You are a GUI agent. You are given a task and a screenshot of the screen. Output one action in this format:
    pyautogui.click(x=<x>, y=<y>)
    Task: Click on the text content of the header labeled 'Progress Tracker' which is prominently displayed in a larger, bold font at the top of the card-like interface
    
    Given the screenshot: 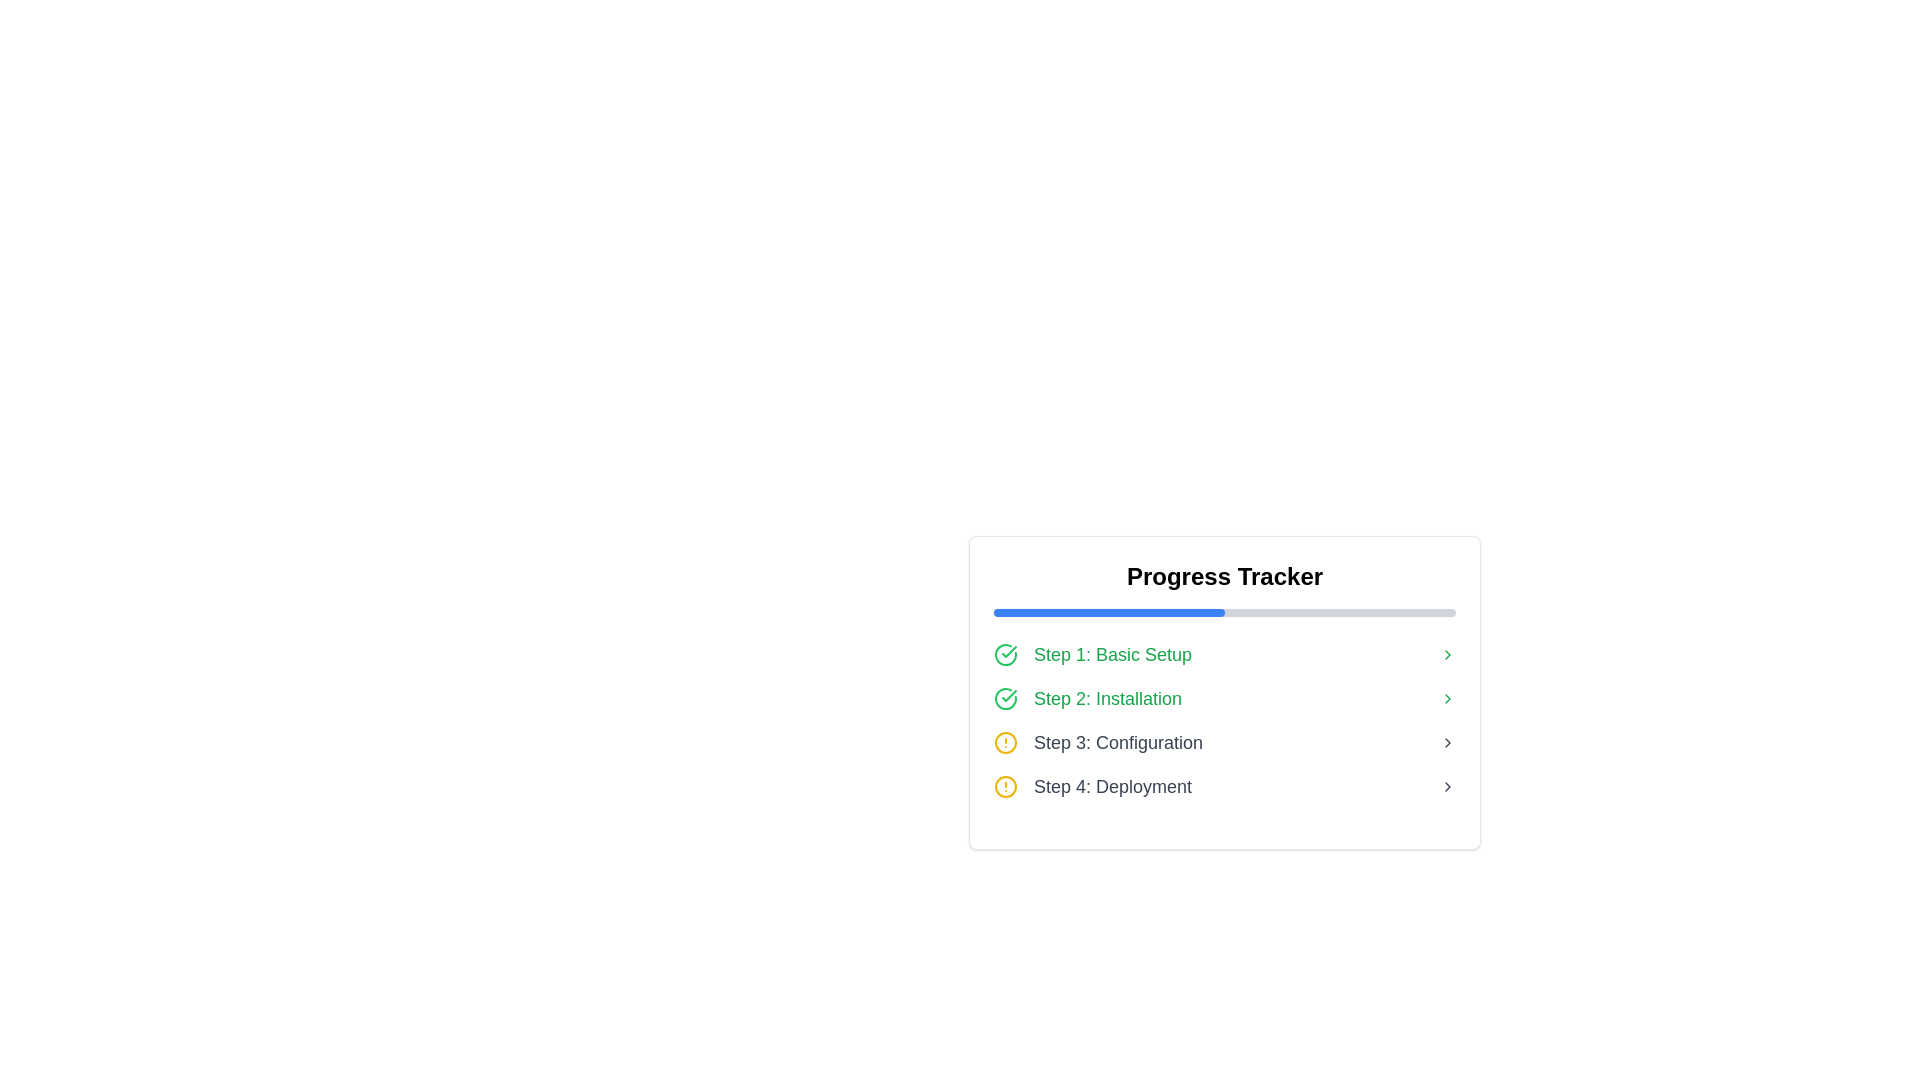 What is the action you would take?
    pyautogui.click(x=1223, y=577)
    